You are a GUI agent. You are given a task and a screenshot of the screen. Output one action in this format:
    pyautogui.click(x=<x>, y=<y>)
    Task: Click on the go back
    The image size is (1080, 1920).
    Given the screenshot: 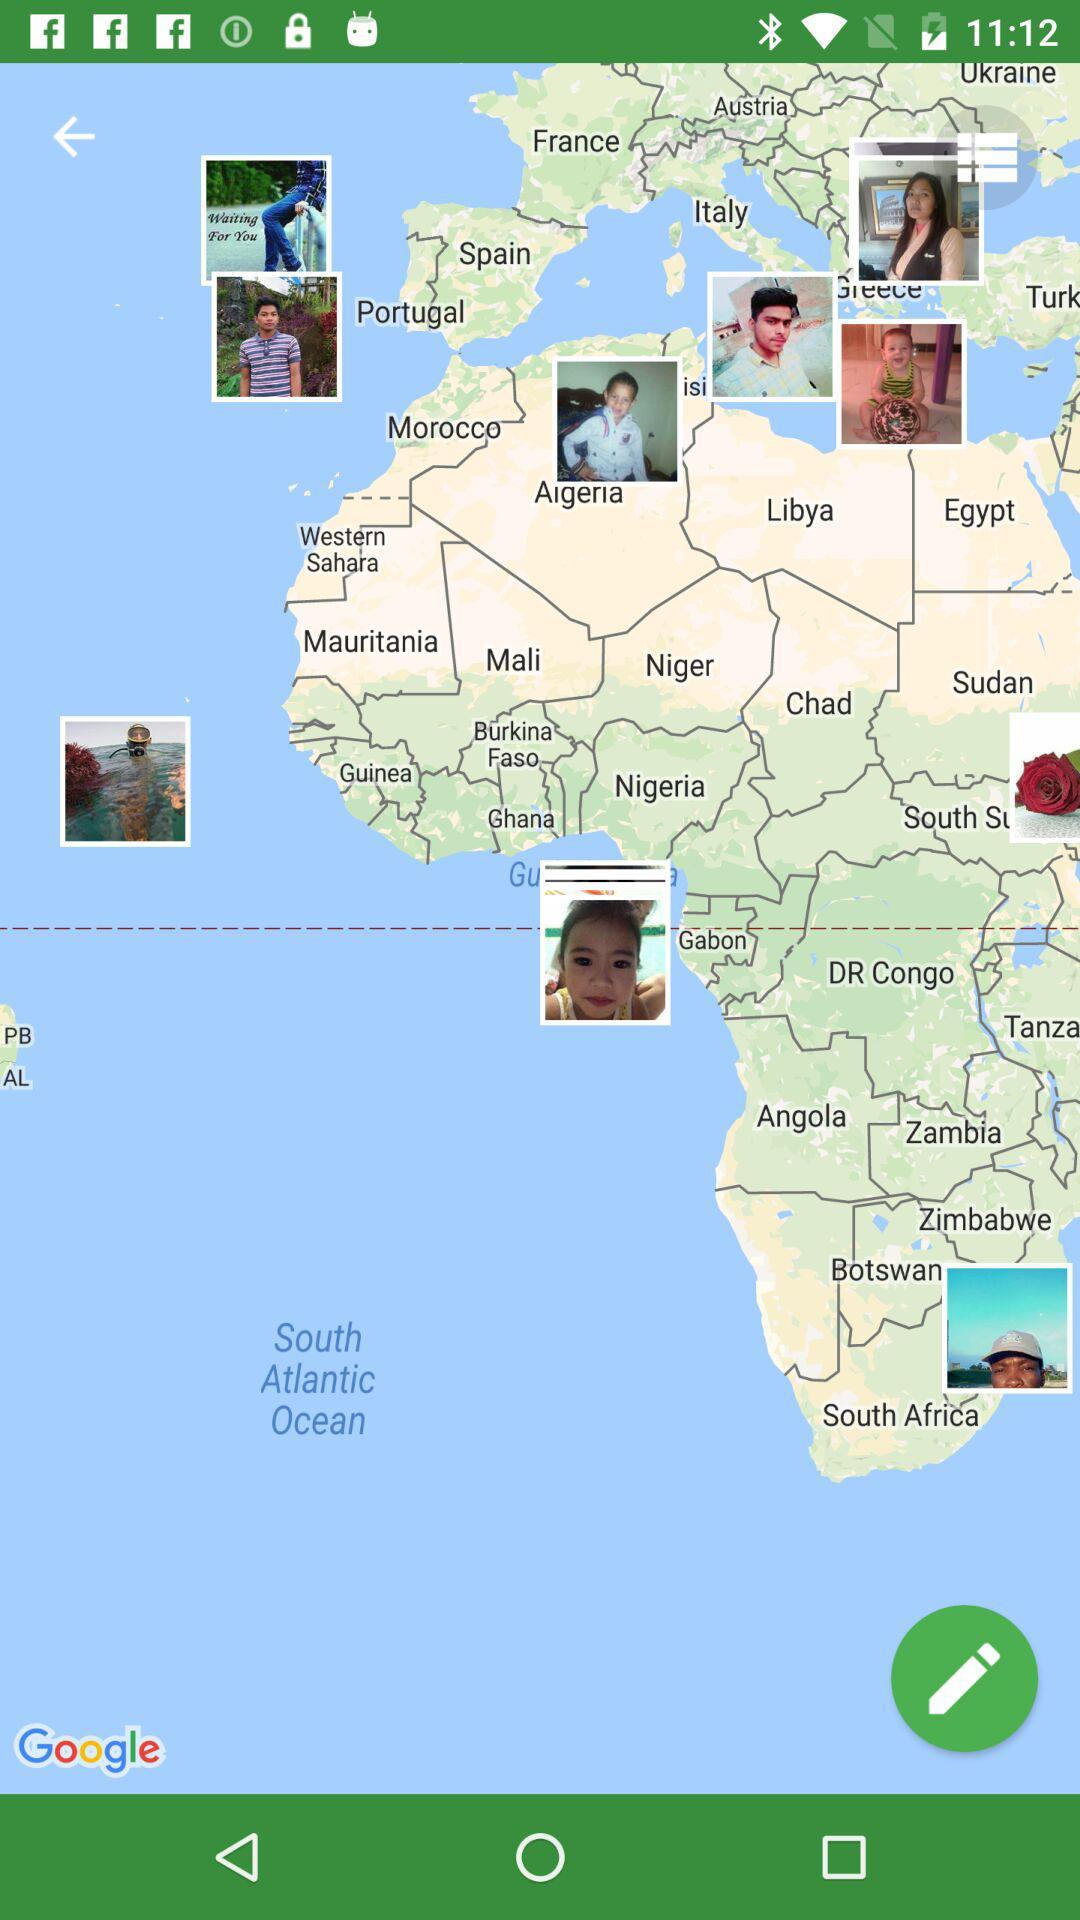 What is the action you would take?
    pyautogui.click(x=72, y=135)
    